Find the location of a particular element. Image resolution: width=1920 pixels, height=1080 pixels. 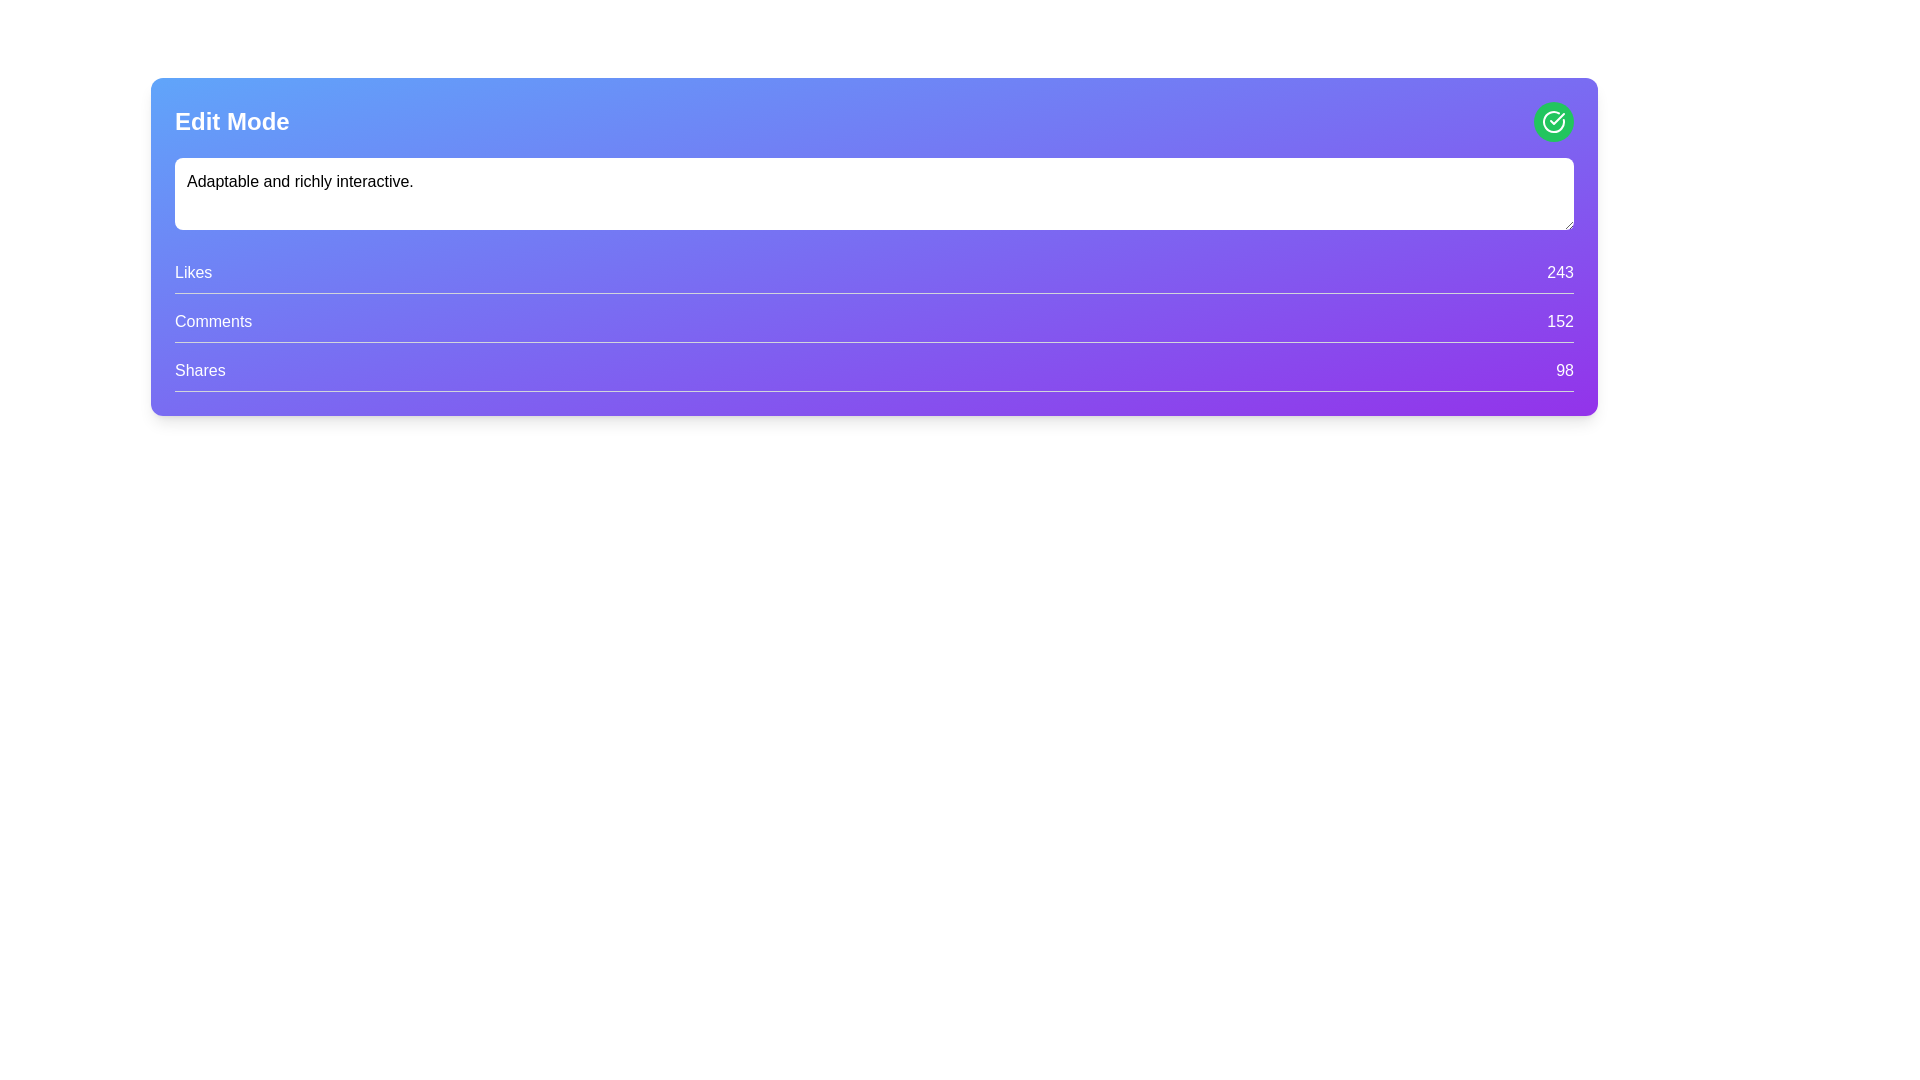

the 'Likes' static label that indicates the number of likes associated with the content is located at coordinates (193, 273).